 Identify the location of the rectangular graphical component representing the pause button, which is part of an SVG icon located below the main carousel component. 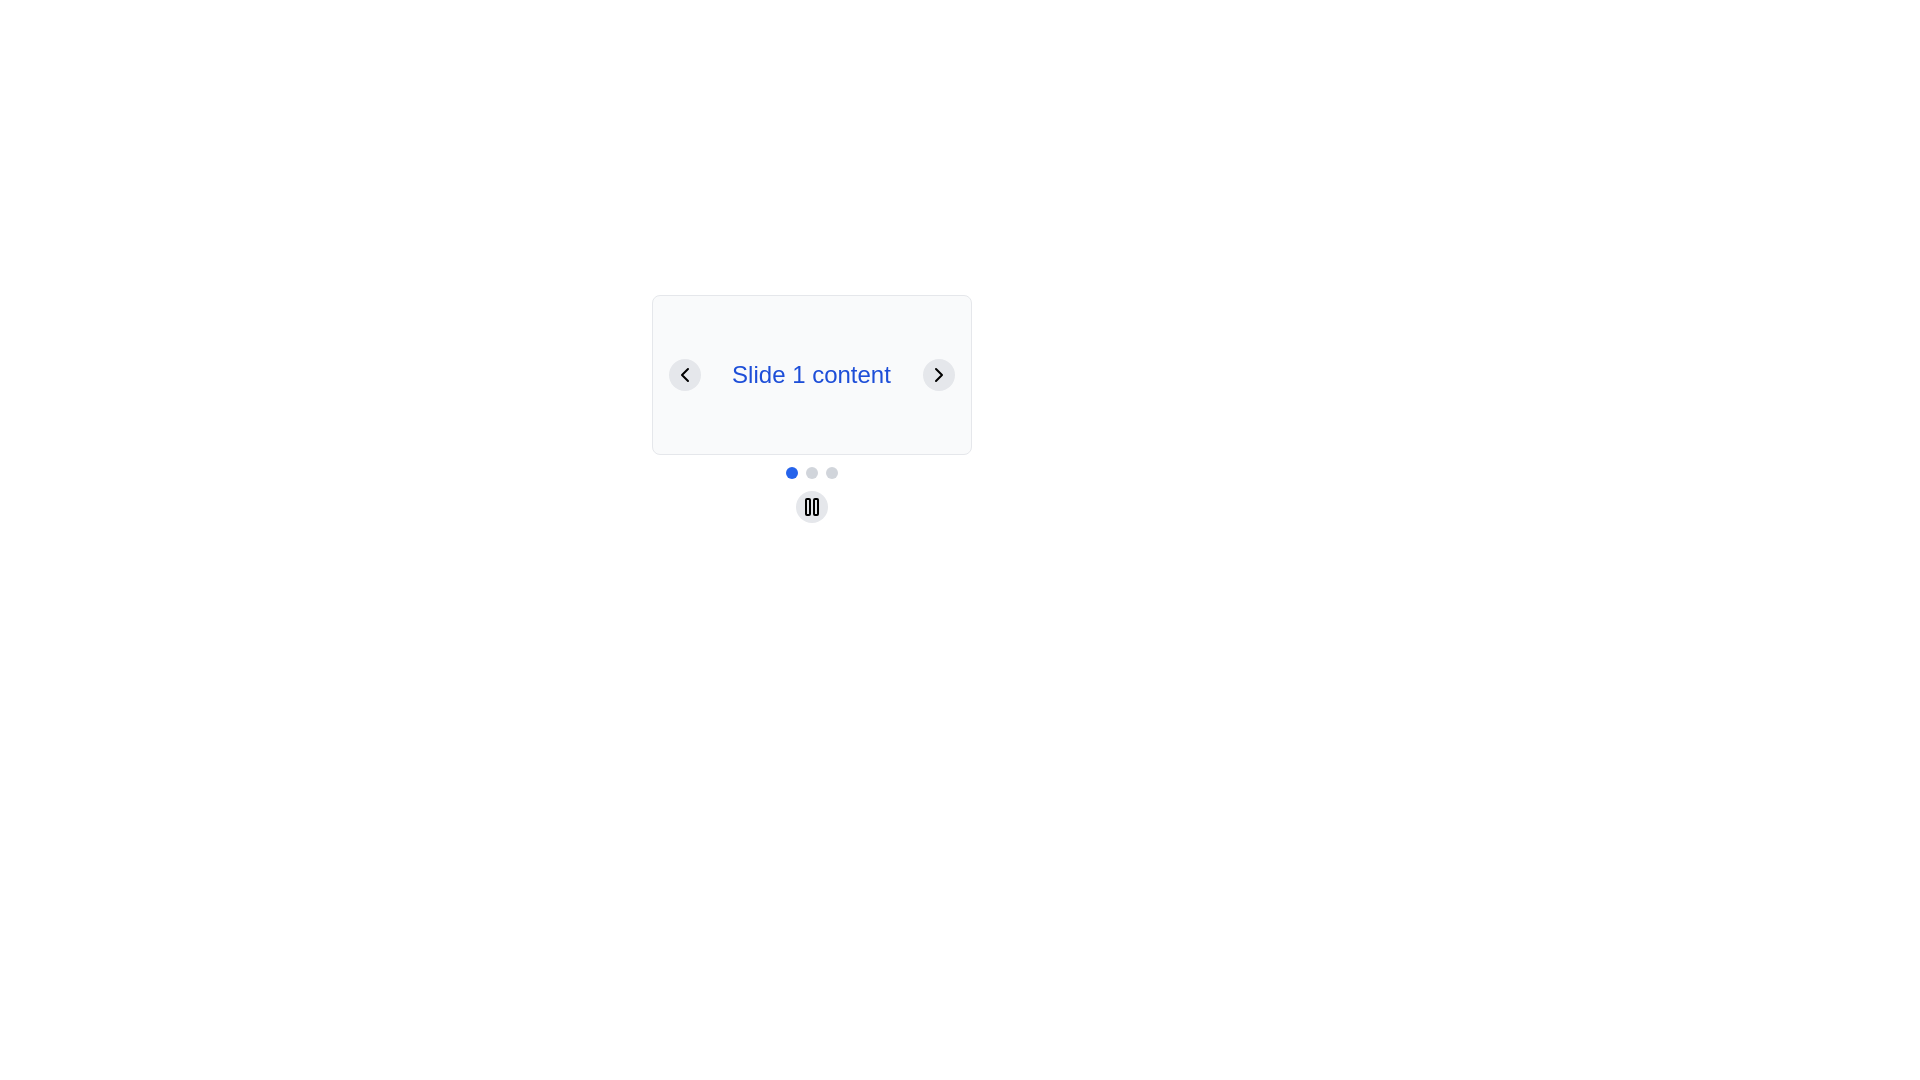
(807, 505).